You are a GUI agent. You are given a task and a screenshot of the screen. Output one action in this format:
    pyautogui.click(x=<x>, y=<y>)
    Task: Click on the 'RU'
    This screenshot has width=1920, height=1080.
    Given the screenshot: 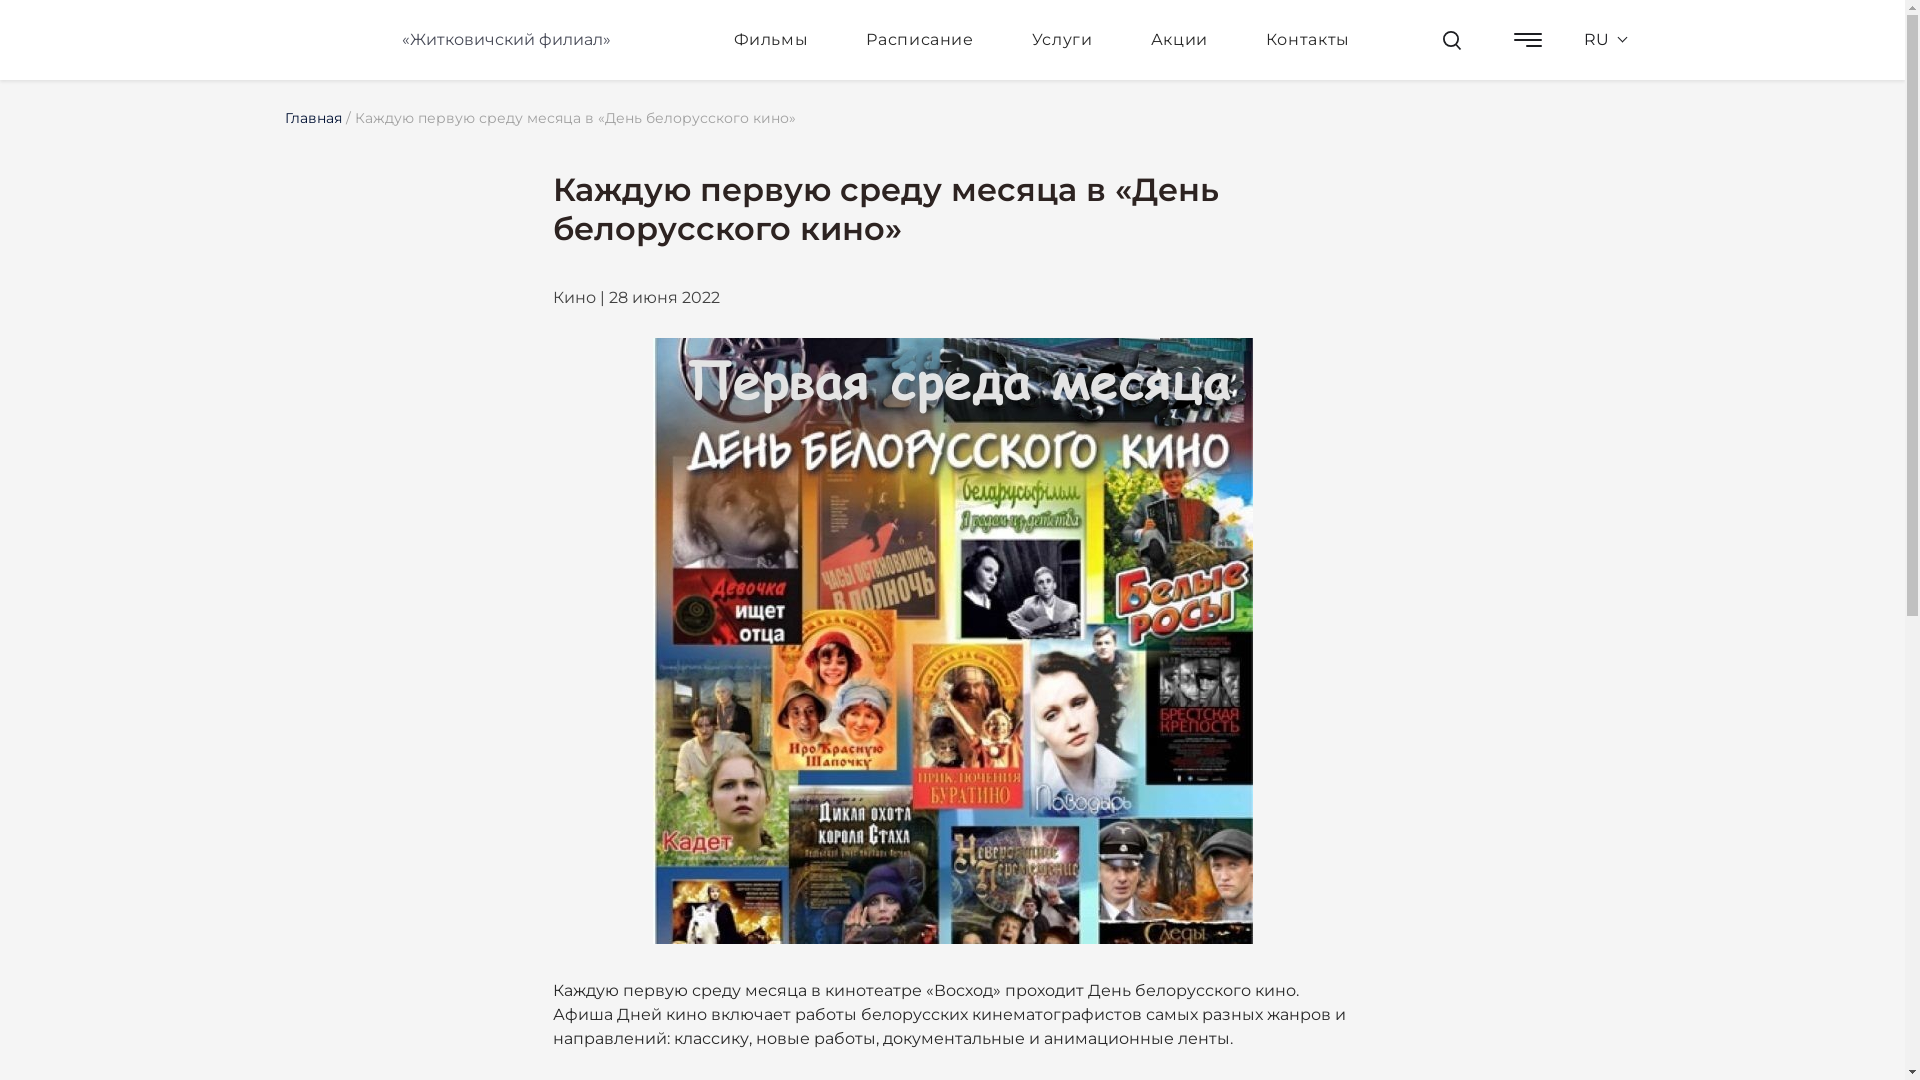 What is the action you would take?
    pyautogui.click(x=1595, y=39)
    